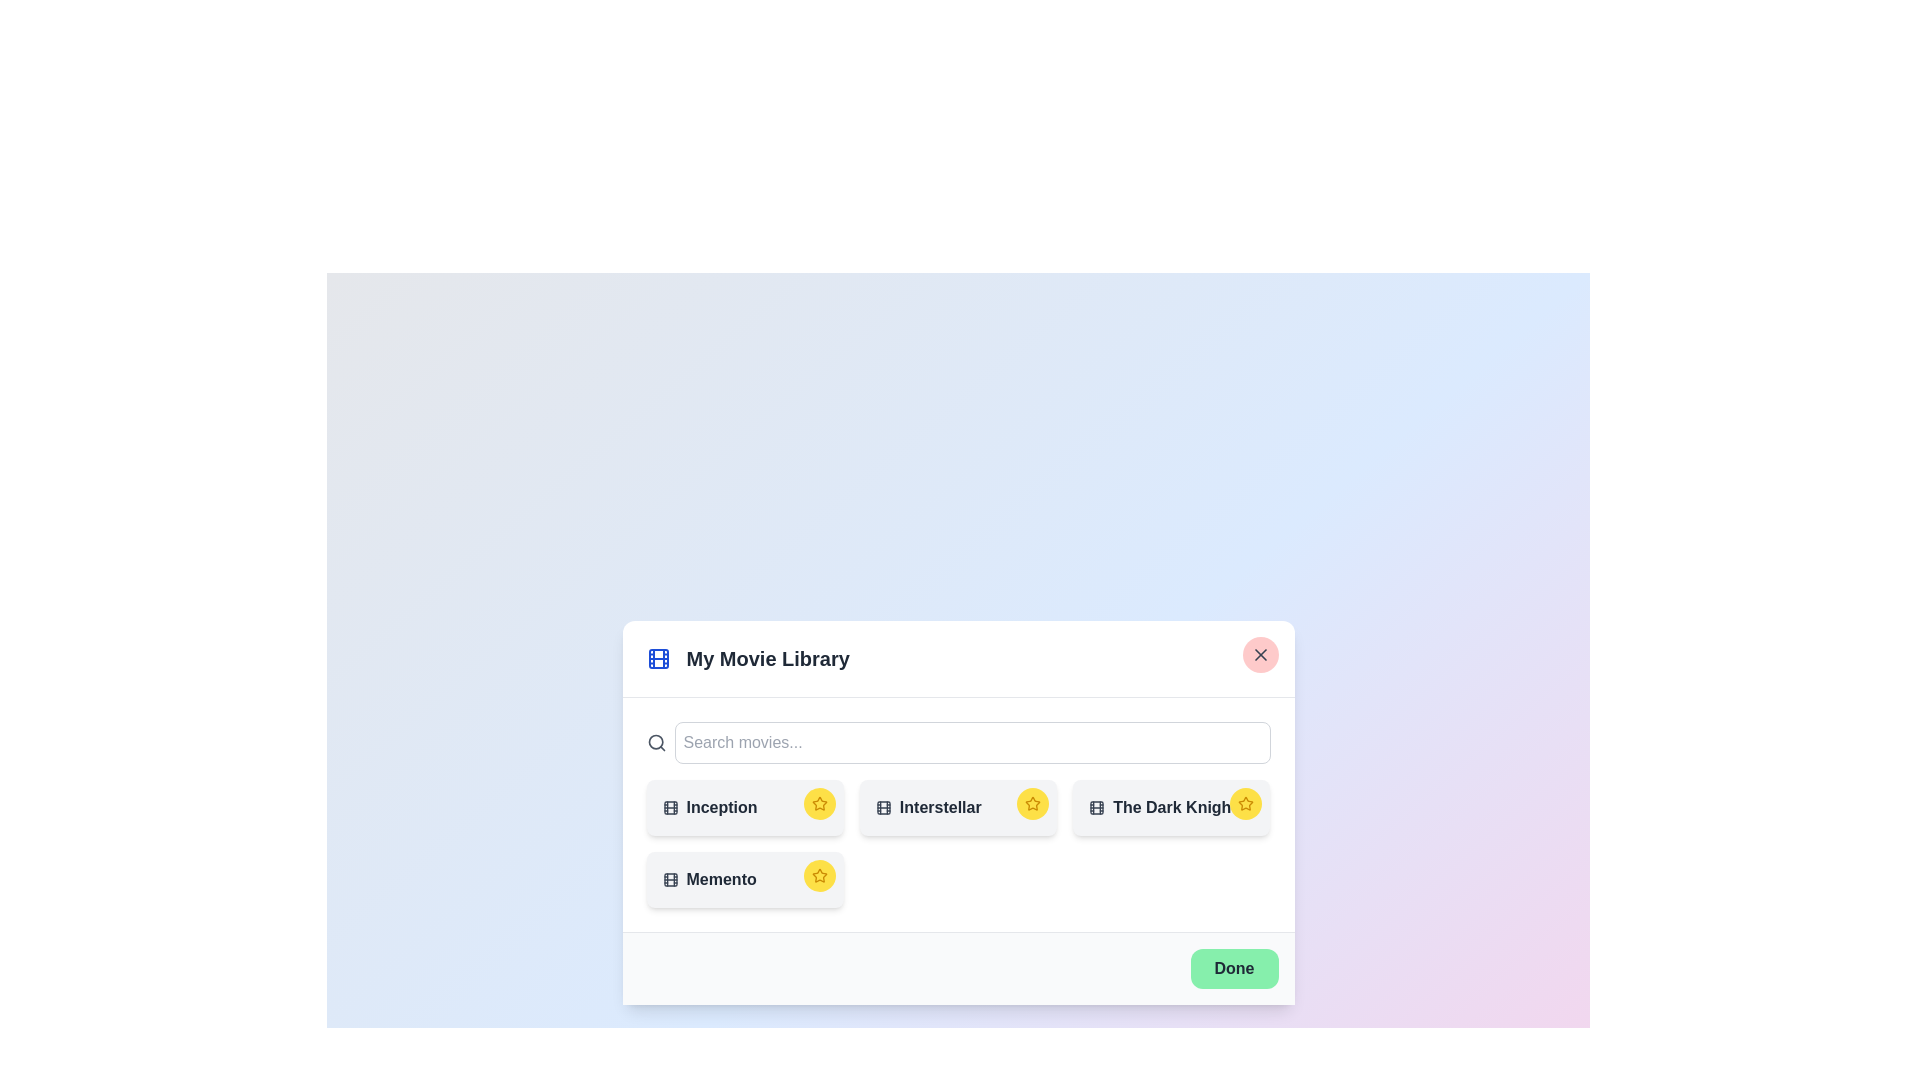  Describe the element at coordinates (1033, 802) in the screenshot. I see `the star icon adjacent to the text 'Interstellar'` at that location.